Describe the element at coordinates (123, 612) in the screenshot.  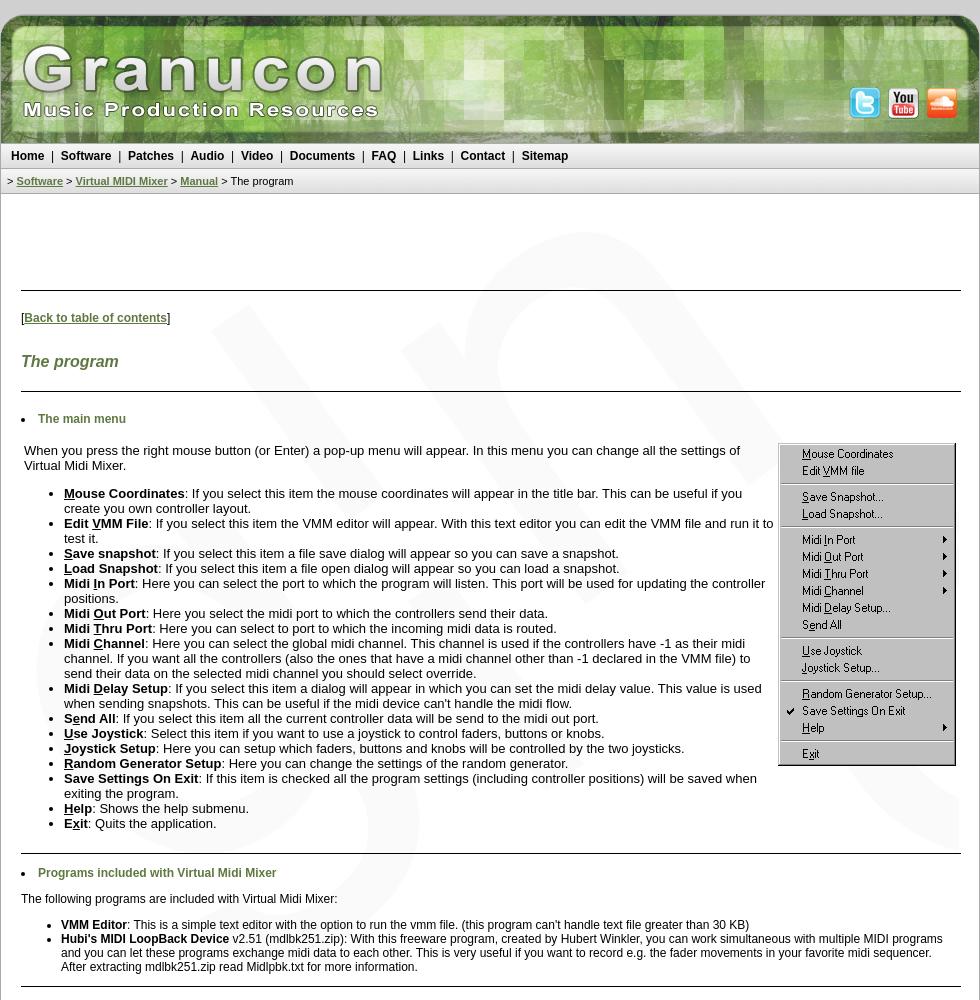
I see `'ut Port'` at that location.